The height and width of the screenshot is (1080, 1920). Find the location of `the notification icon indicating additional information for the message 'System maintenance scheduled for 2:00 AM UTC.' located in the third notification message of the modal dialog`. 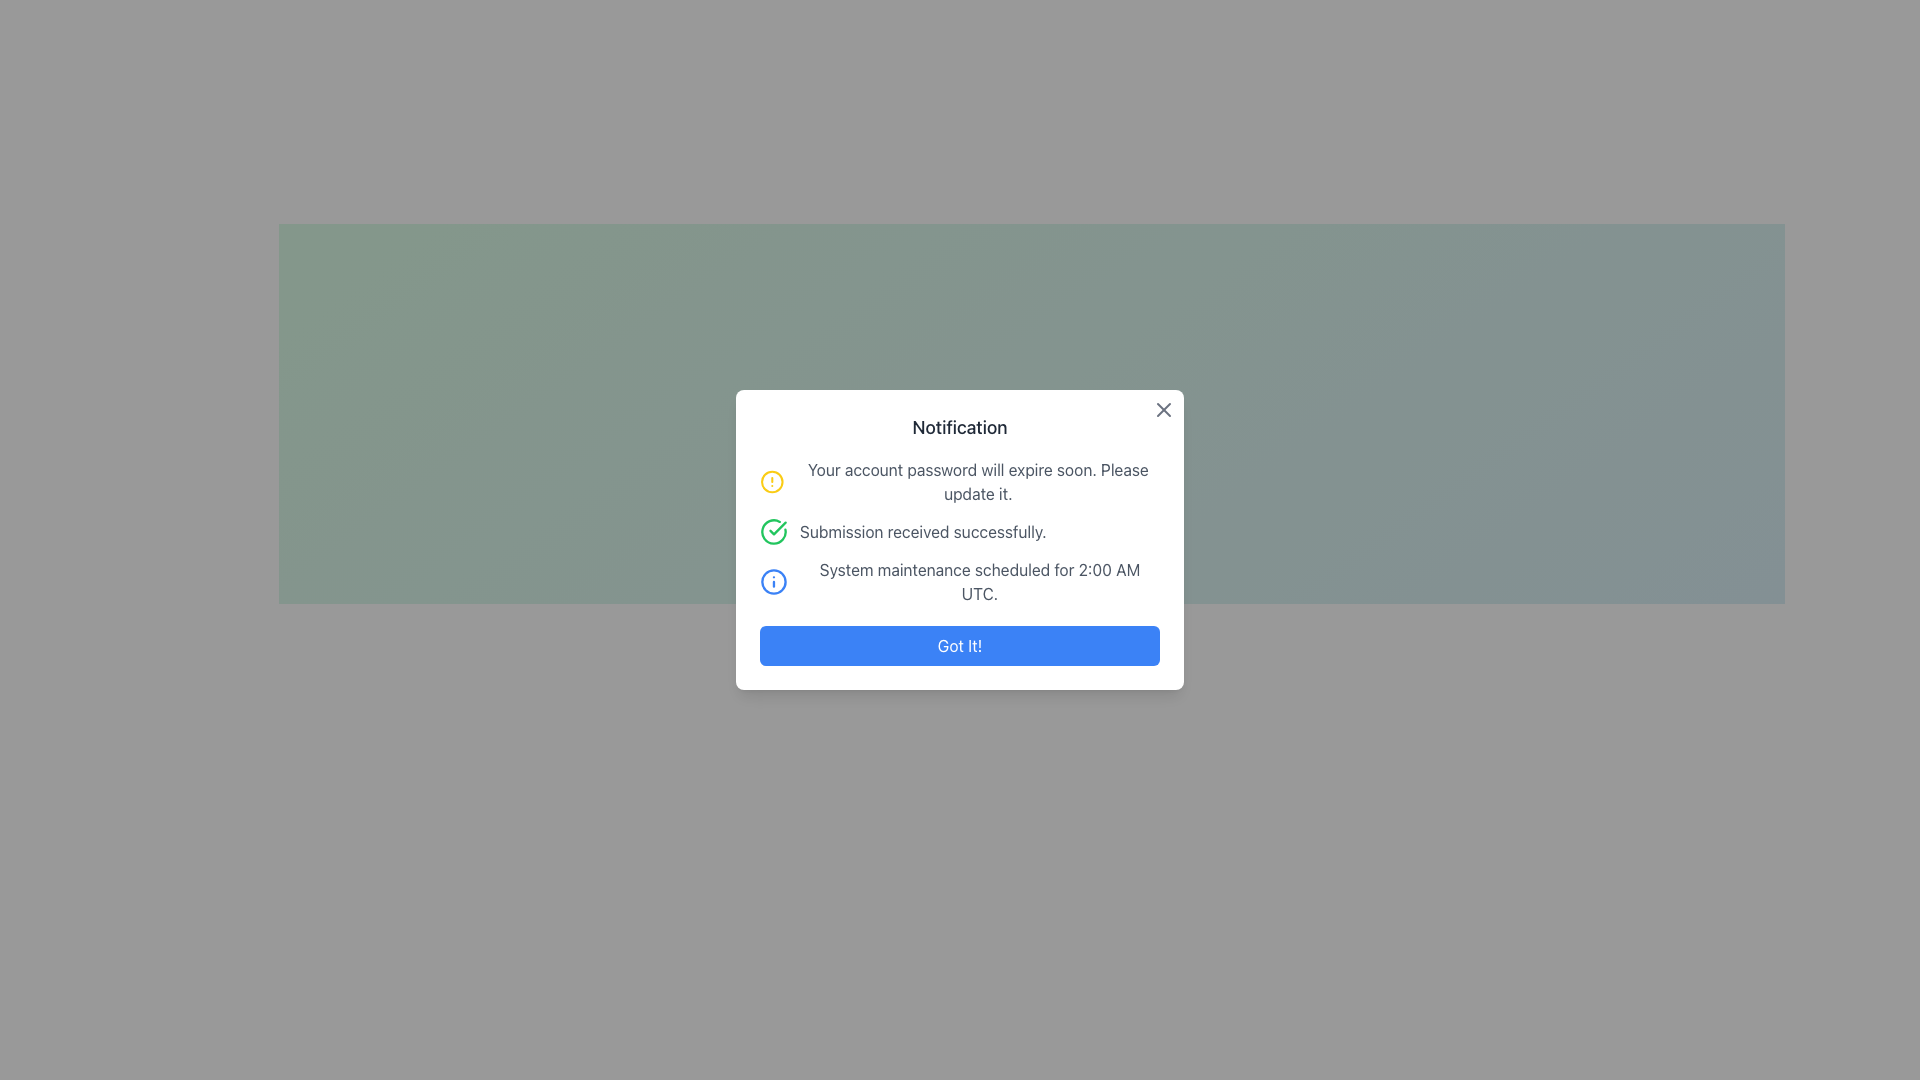

the notification icon indicating additional information for the message 'System maintenance scheduled for 2:00 AM UTC.' located in the third notification message of the modal dialog is located at coordinates (772, 582).